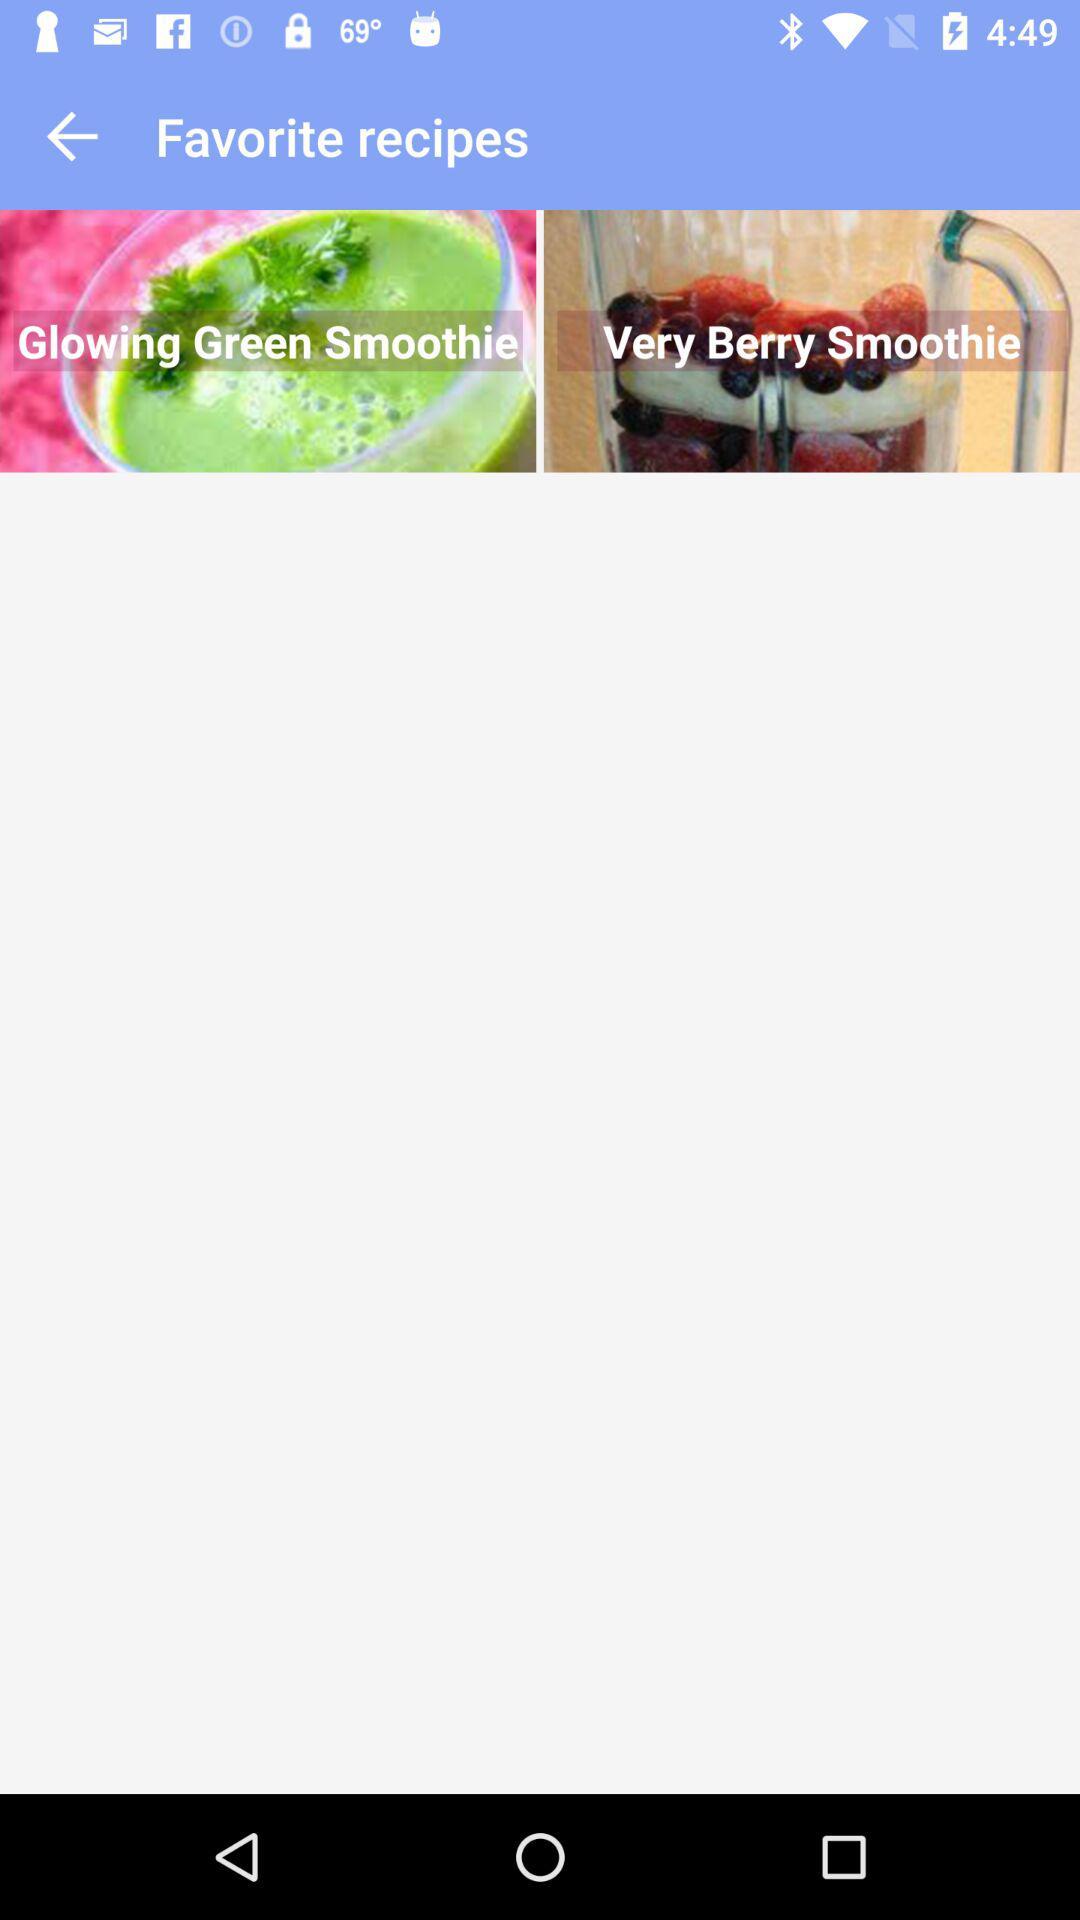  Describe the element at coordinates (71, 135) in the screenshot. I see `go back` at that location.